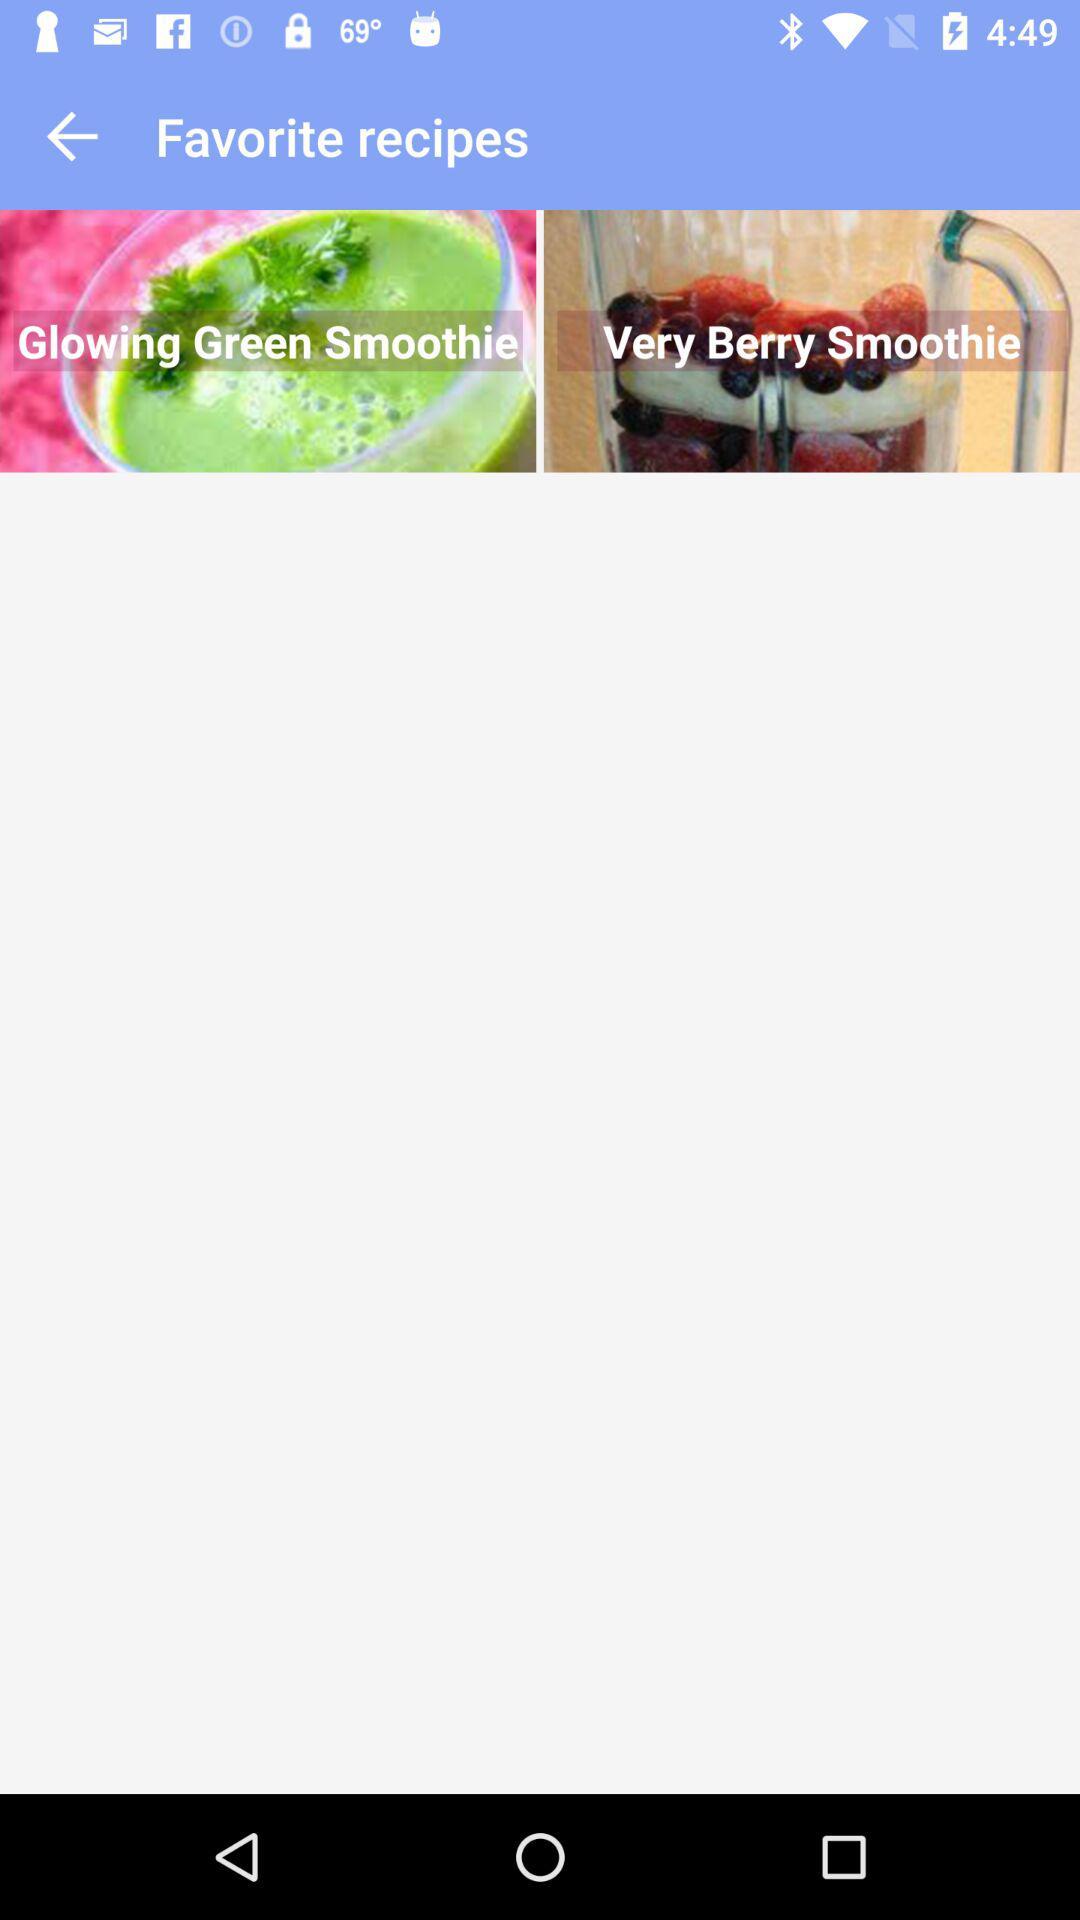  Describe the element at coordinates (71, 135) in the screenshot. I see `go back` at that location.